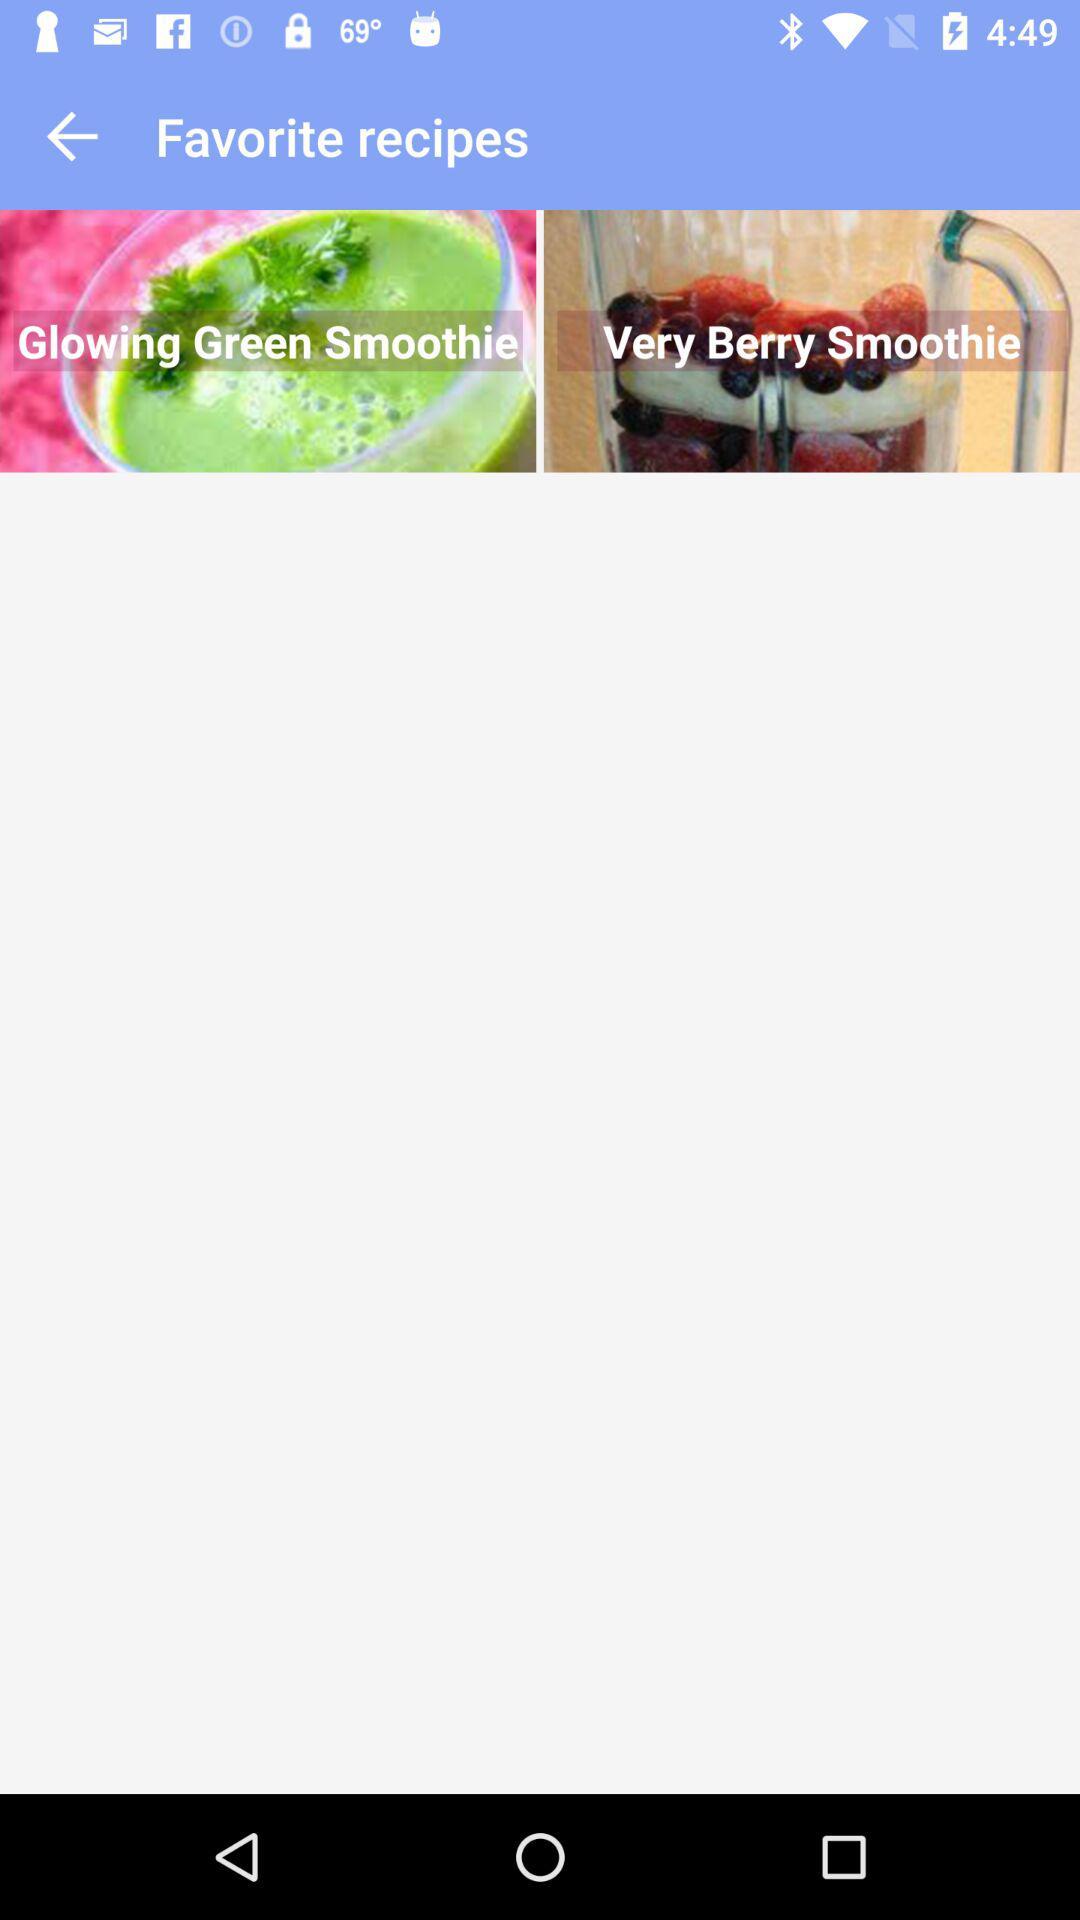  Describe the element at coordinates (71, 135) in the screenshot. I see `go back` at that location.